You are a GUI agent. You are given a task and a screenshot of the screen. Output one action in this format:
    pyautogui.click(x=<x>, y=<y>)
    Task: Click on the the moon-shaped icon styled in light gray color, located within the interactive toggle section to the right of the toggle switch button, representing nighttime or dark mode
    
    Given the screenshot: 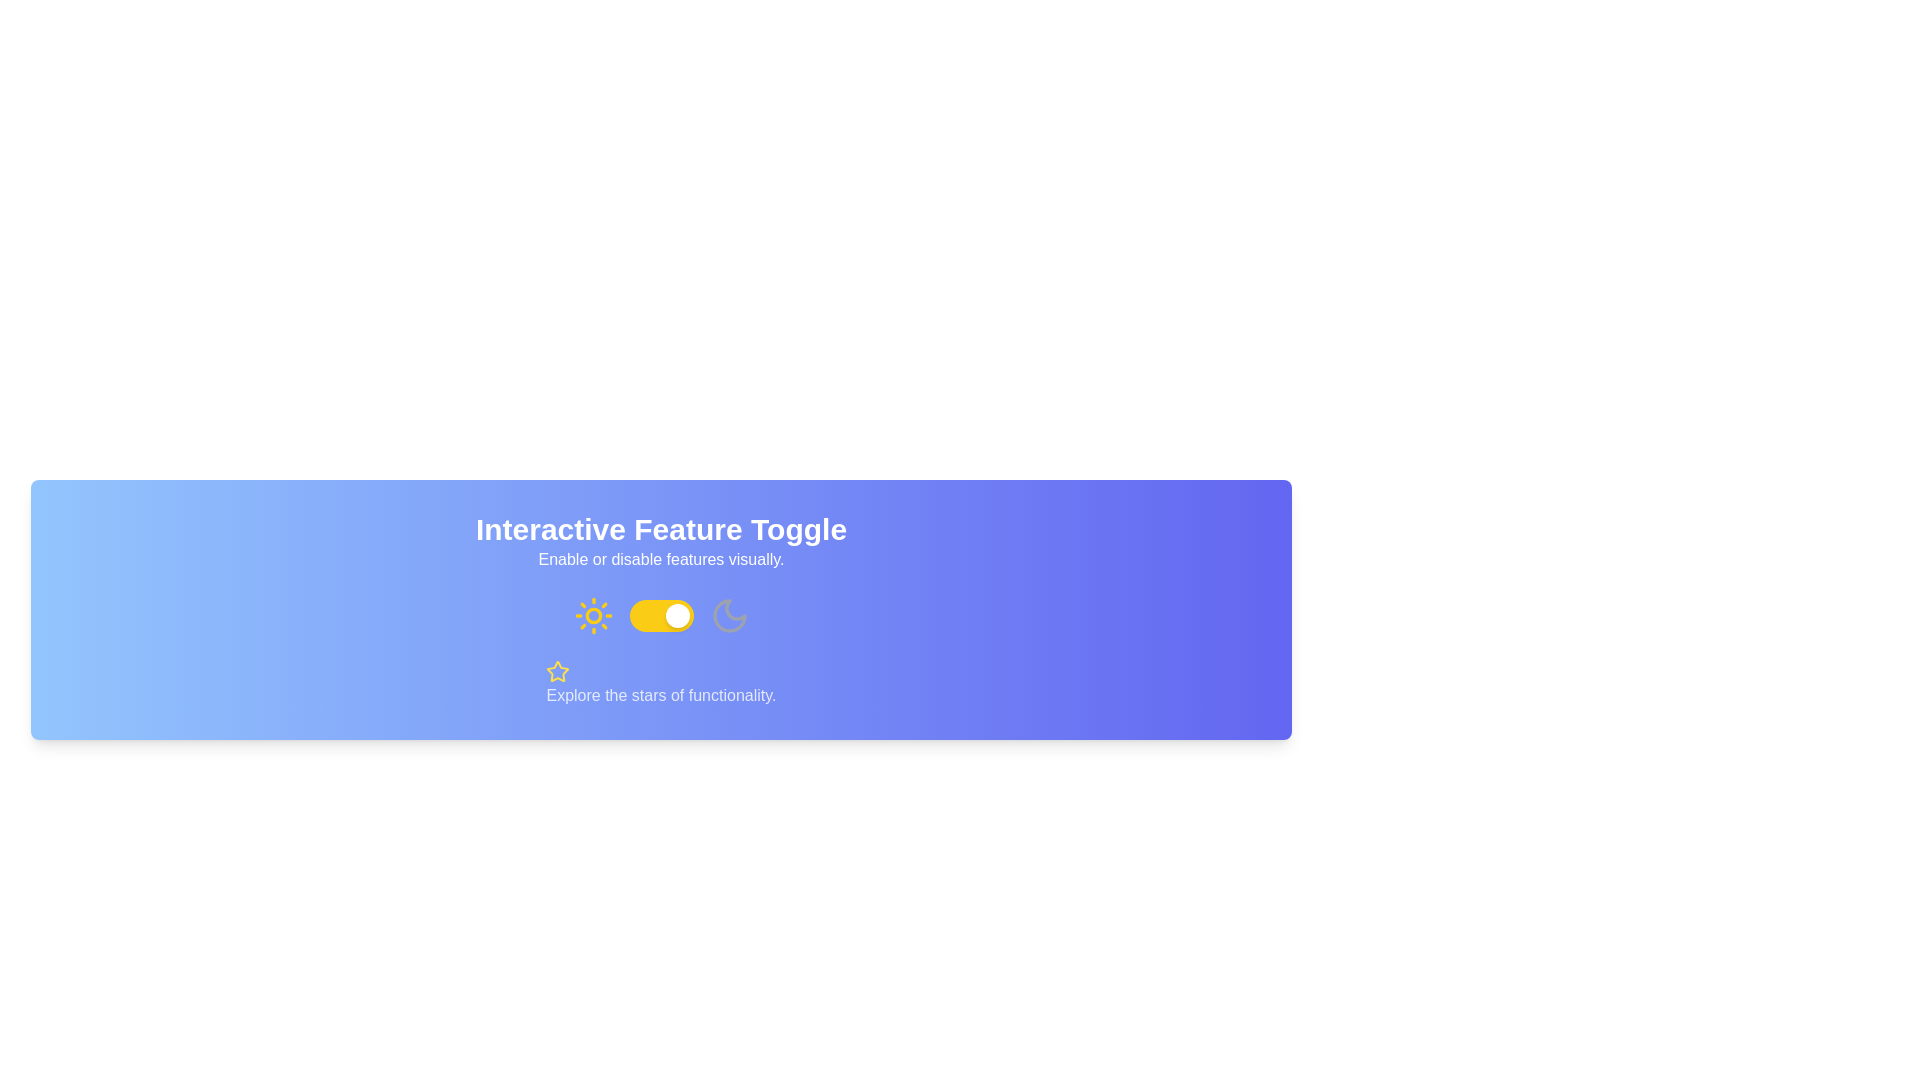 What is the action you would take?
    pyautogui.click(x=728, y=615)
    